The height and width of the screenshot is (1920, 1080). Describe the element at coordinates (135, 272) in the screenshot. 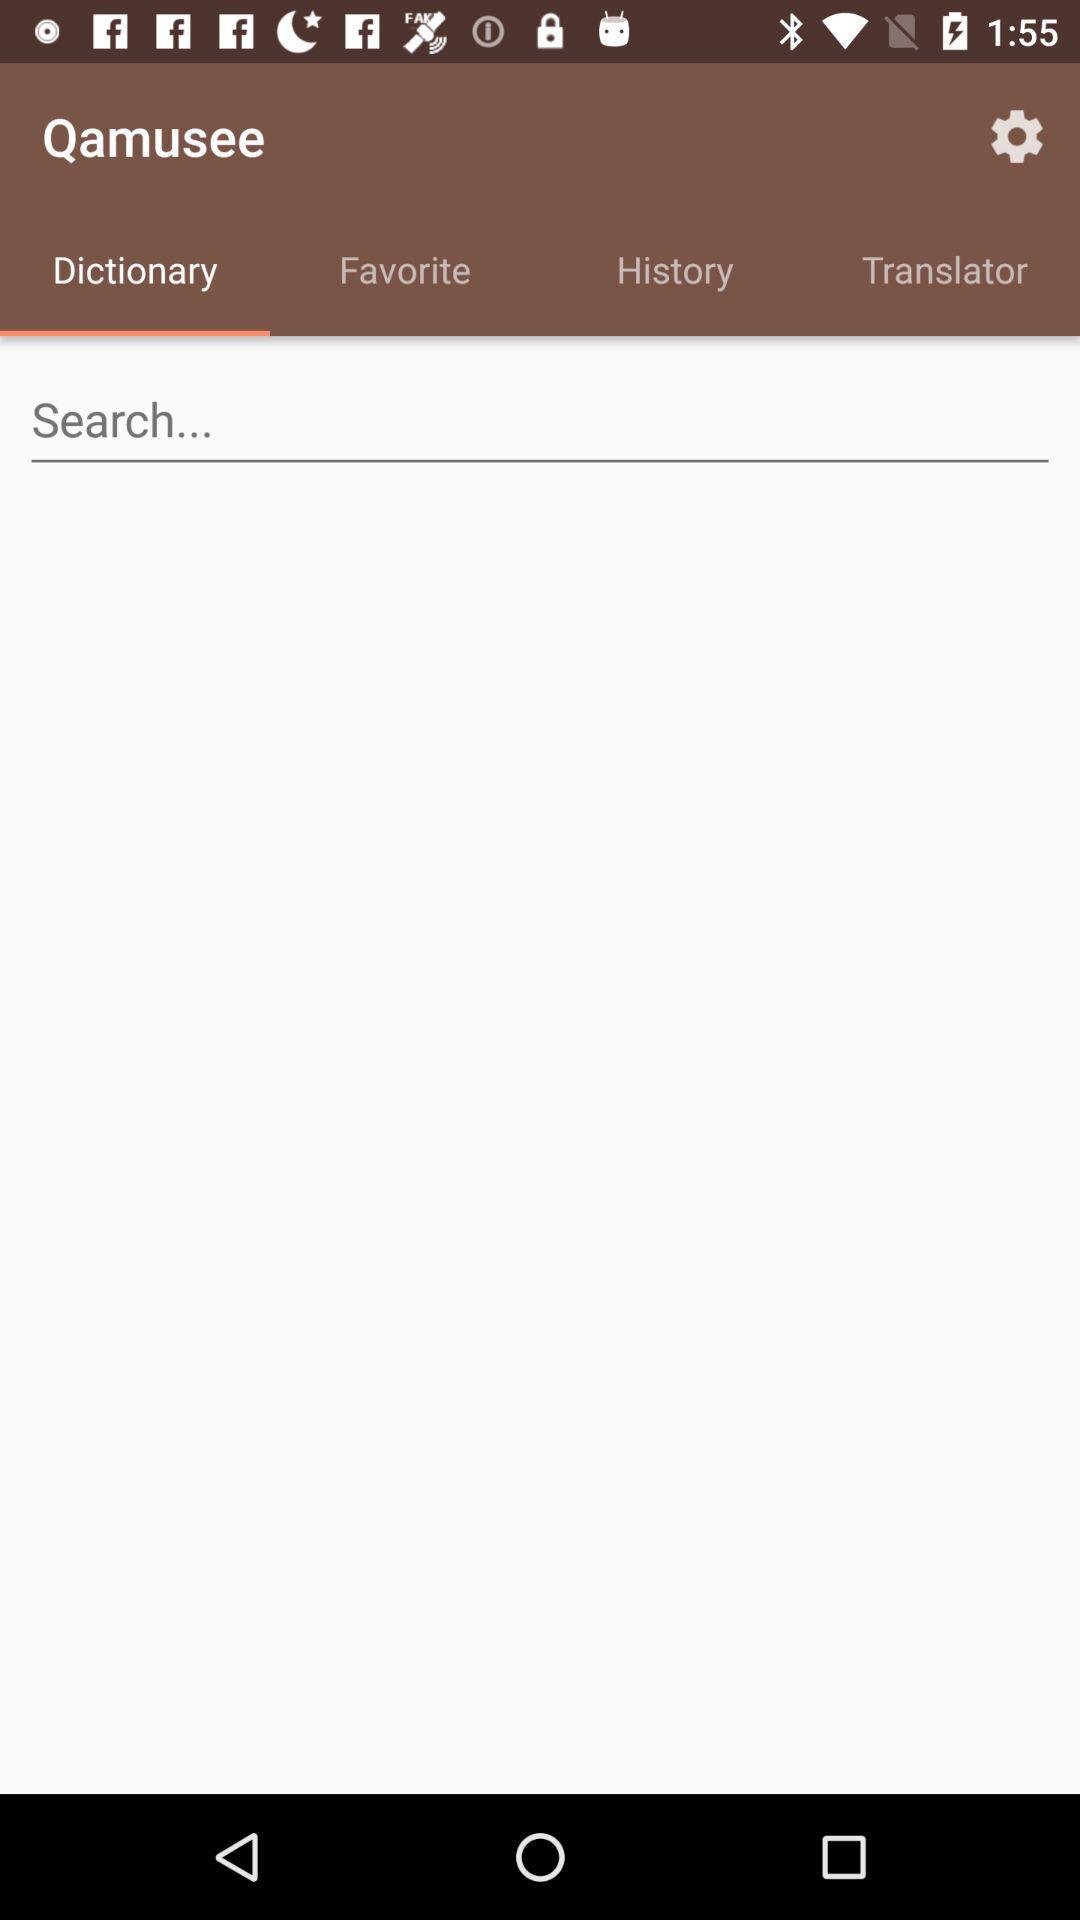

I see `the icon to the left of the favorite` at that location.